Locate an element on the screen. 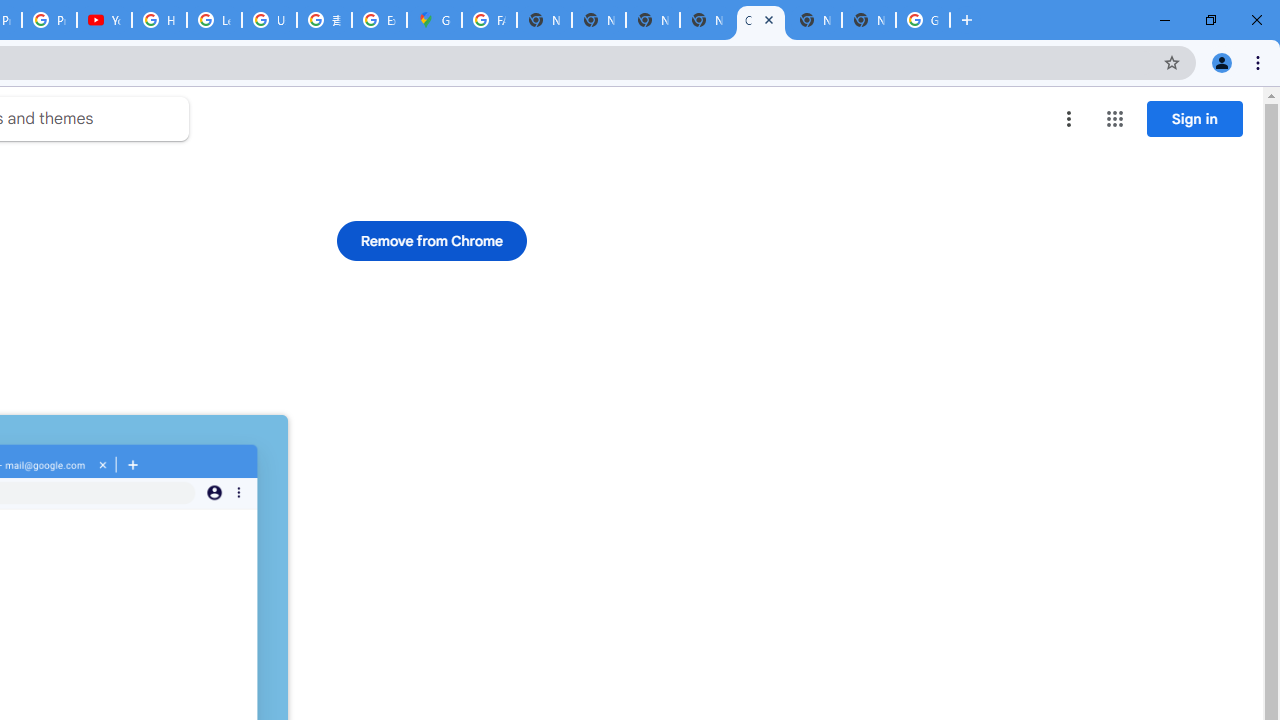  'New Tab' is located at coordinates (869, 20).